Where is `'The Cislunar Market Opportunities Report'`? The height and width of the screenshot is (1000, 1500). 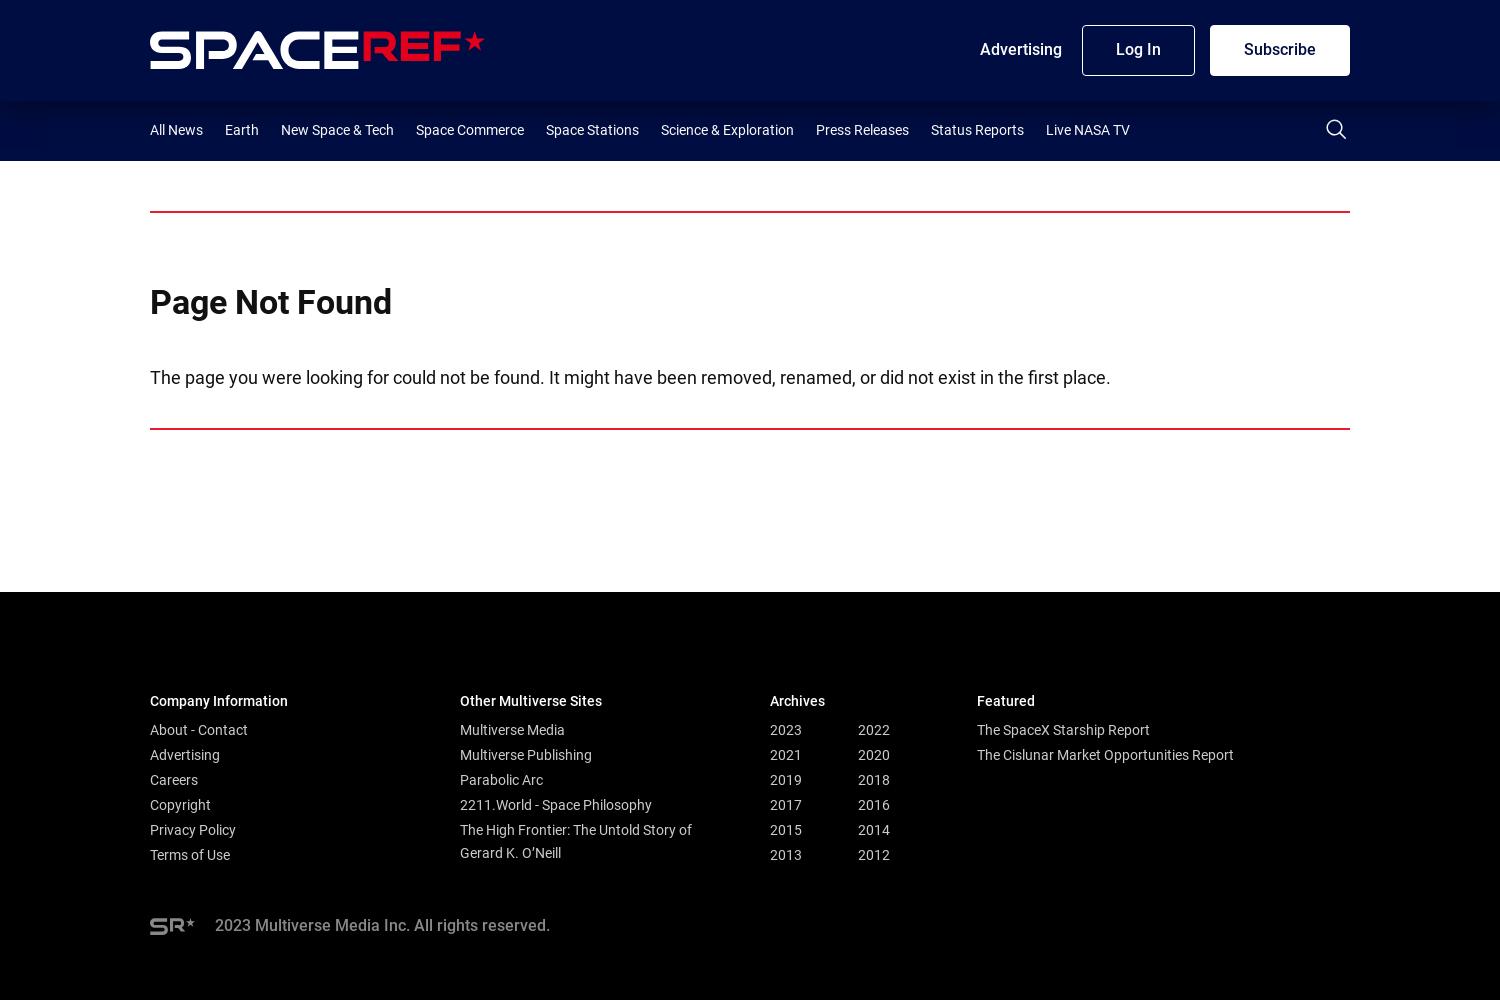
'The Cislunar Market Opportunities Report' is located at coordinates (1103, 755).